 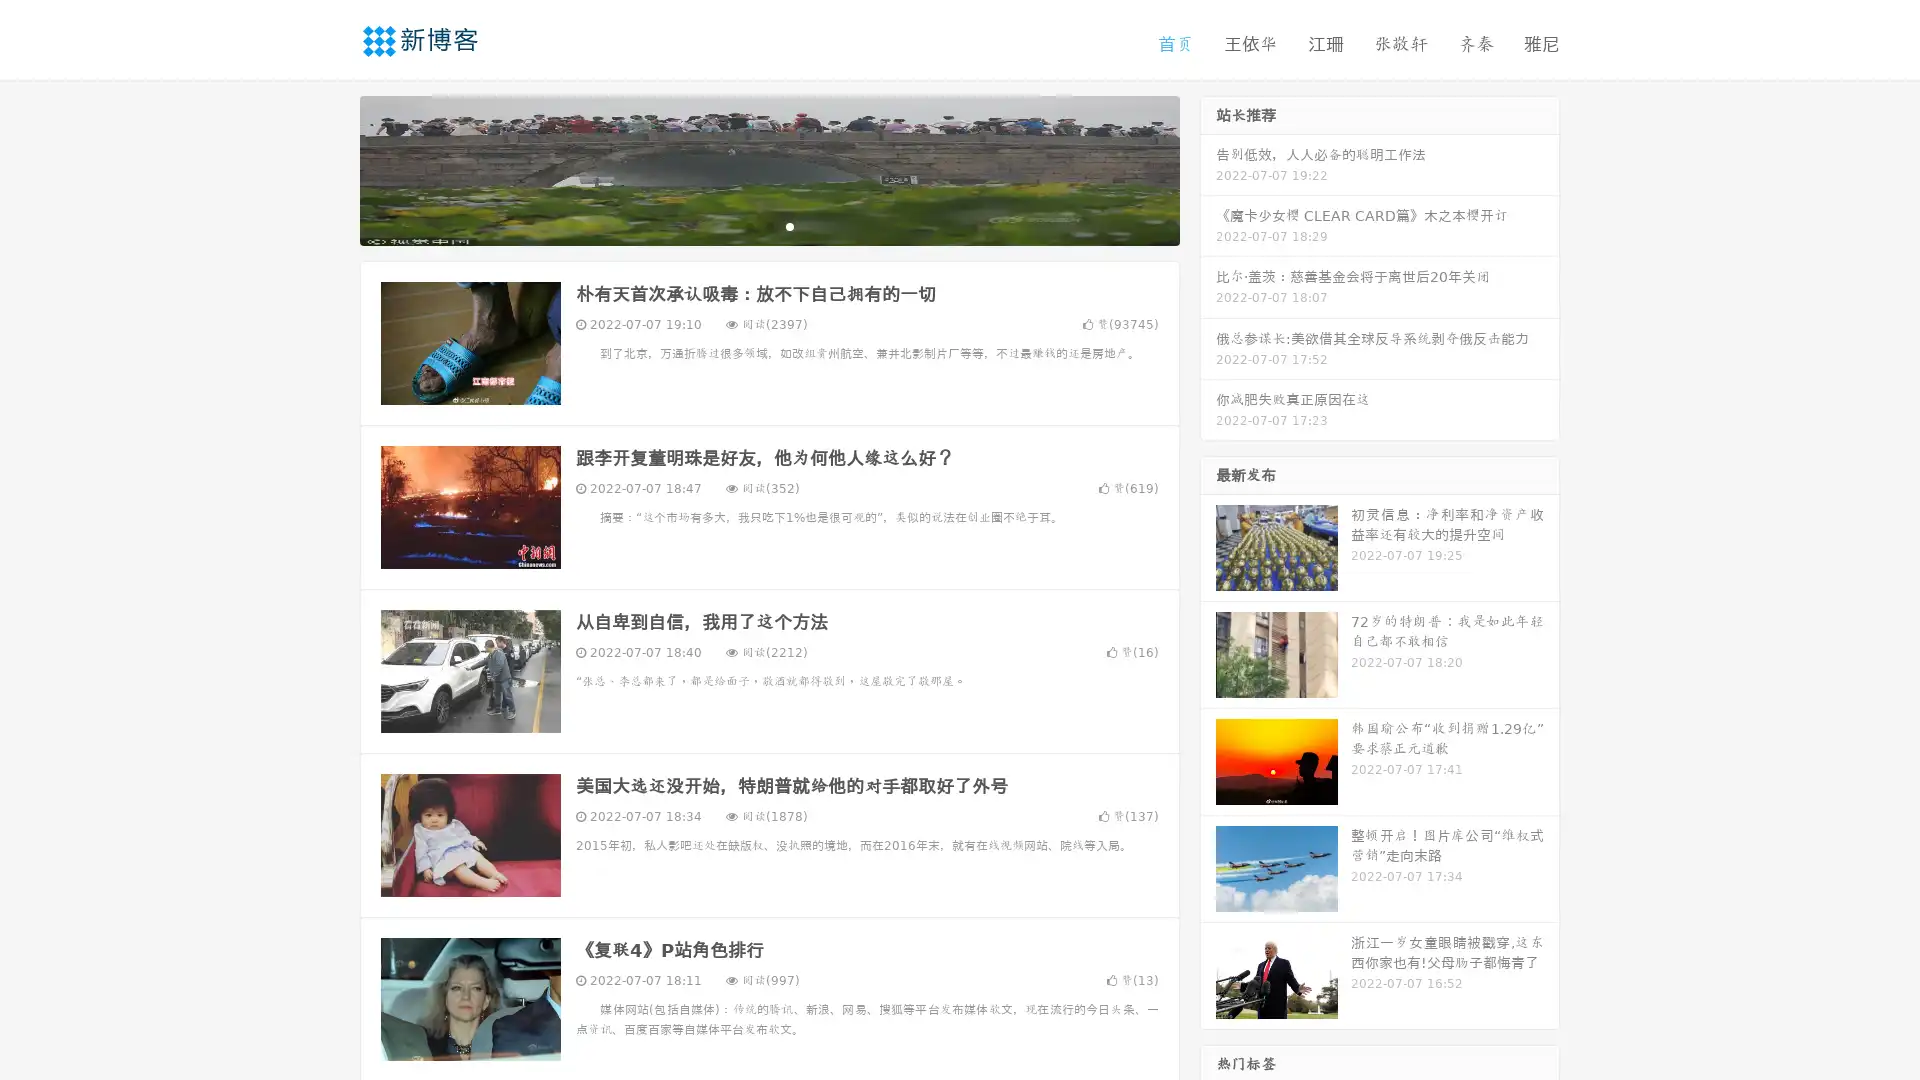 I want to click on Go to slide 2, so click(x=768, y=225).